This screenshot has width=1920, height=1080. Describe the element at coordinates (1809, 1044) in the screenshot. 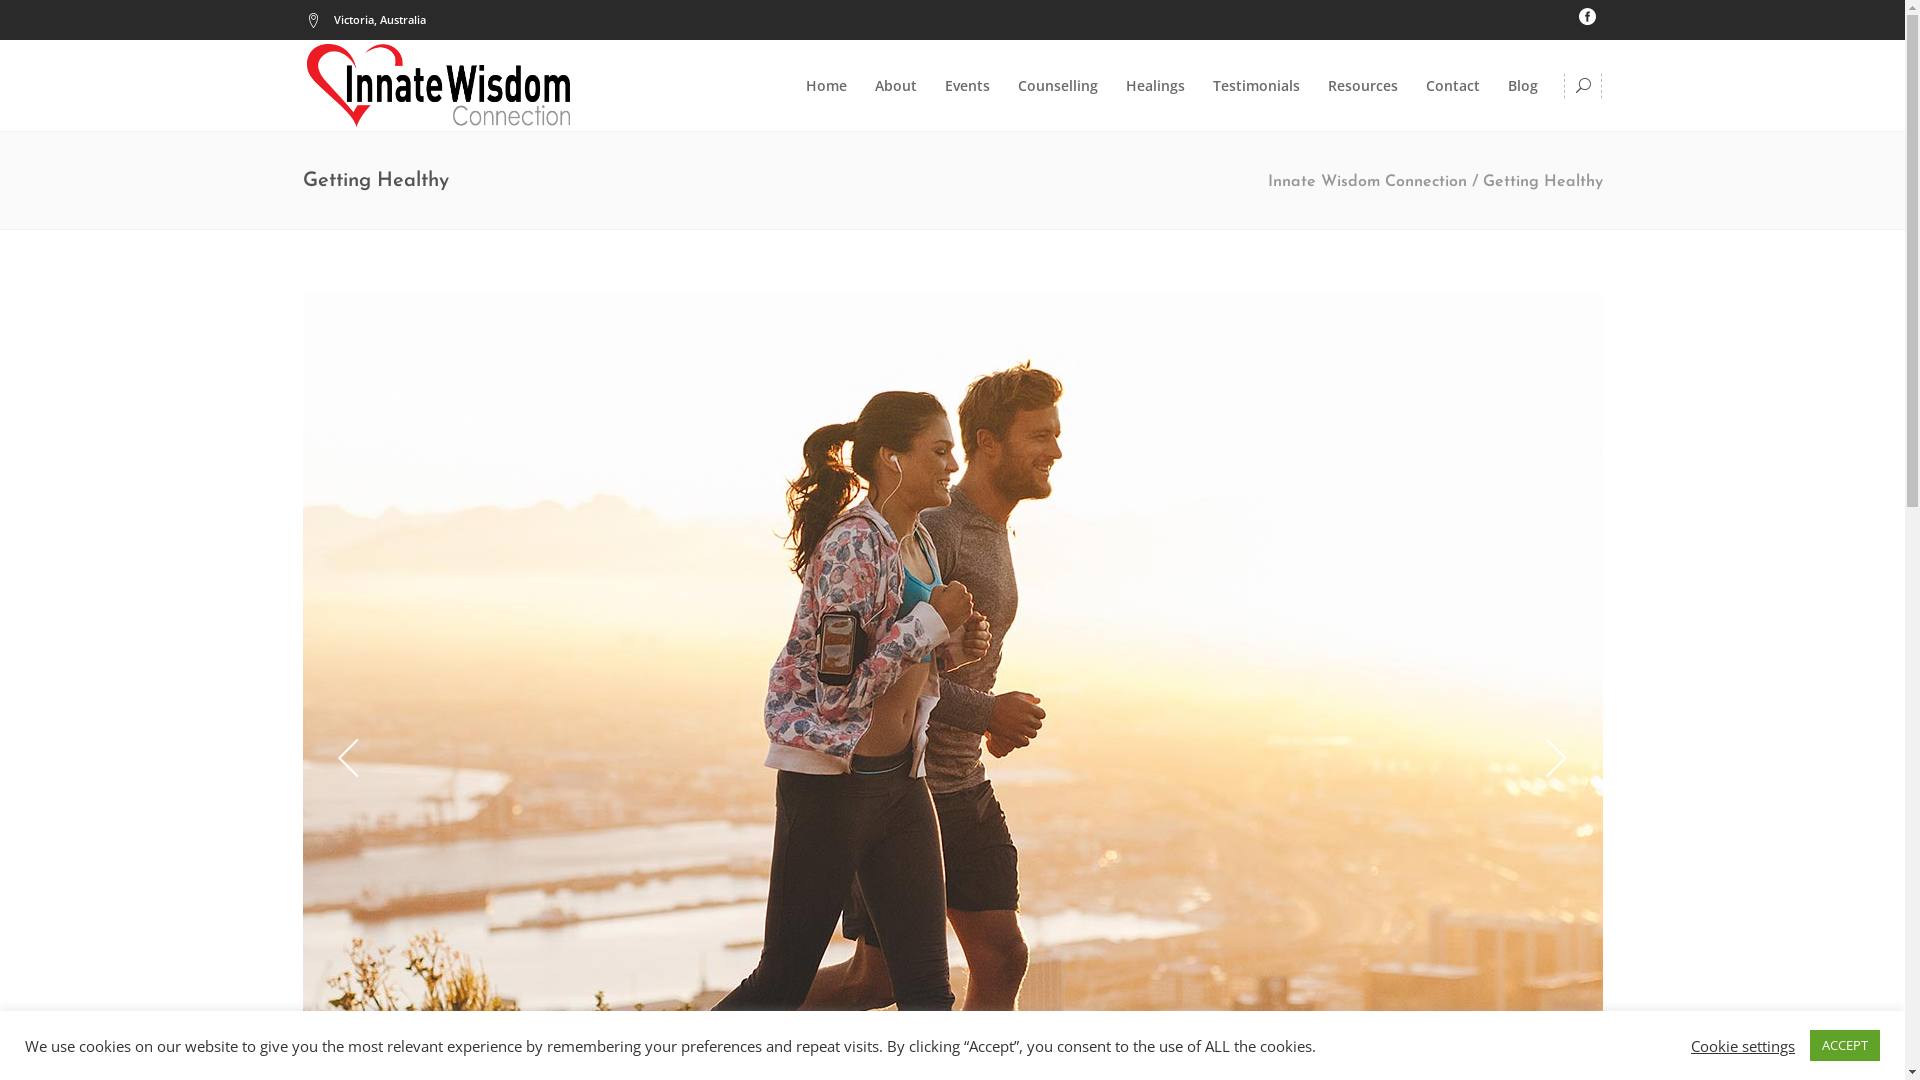

I see `'ACCEPT'` at that location.